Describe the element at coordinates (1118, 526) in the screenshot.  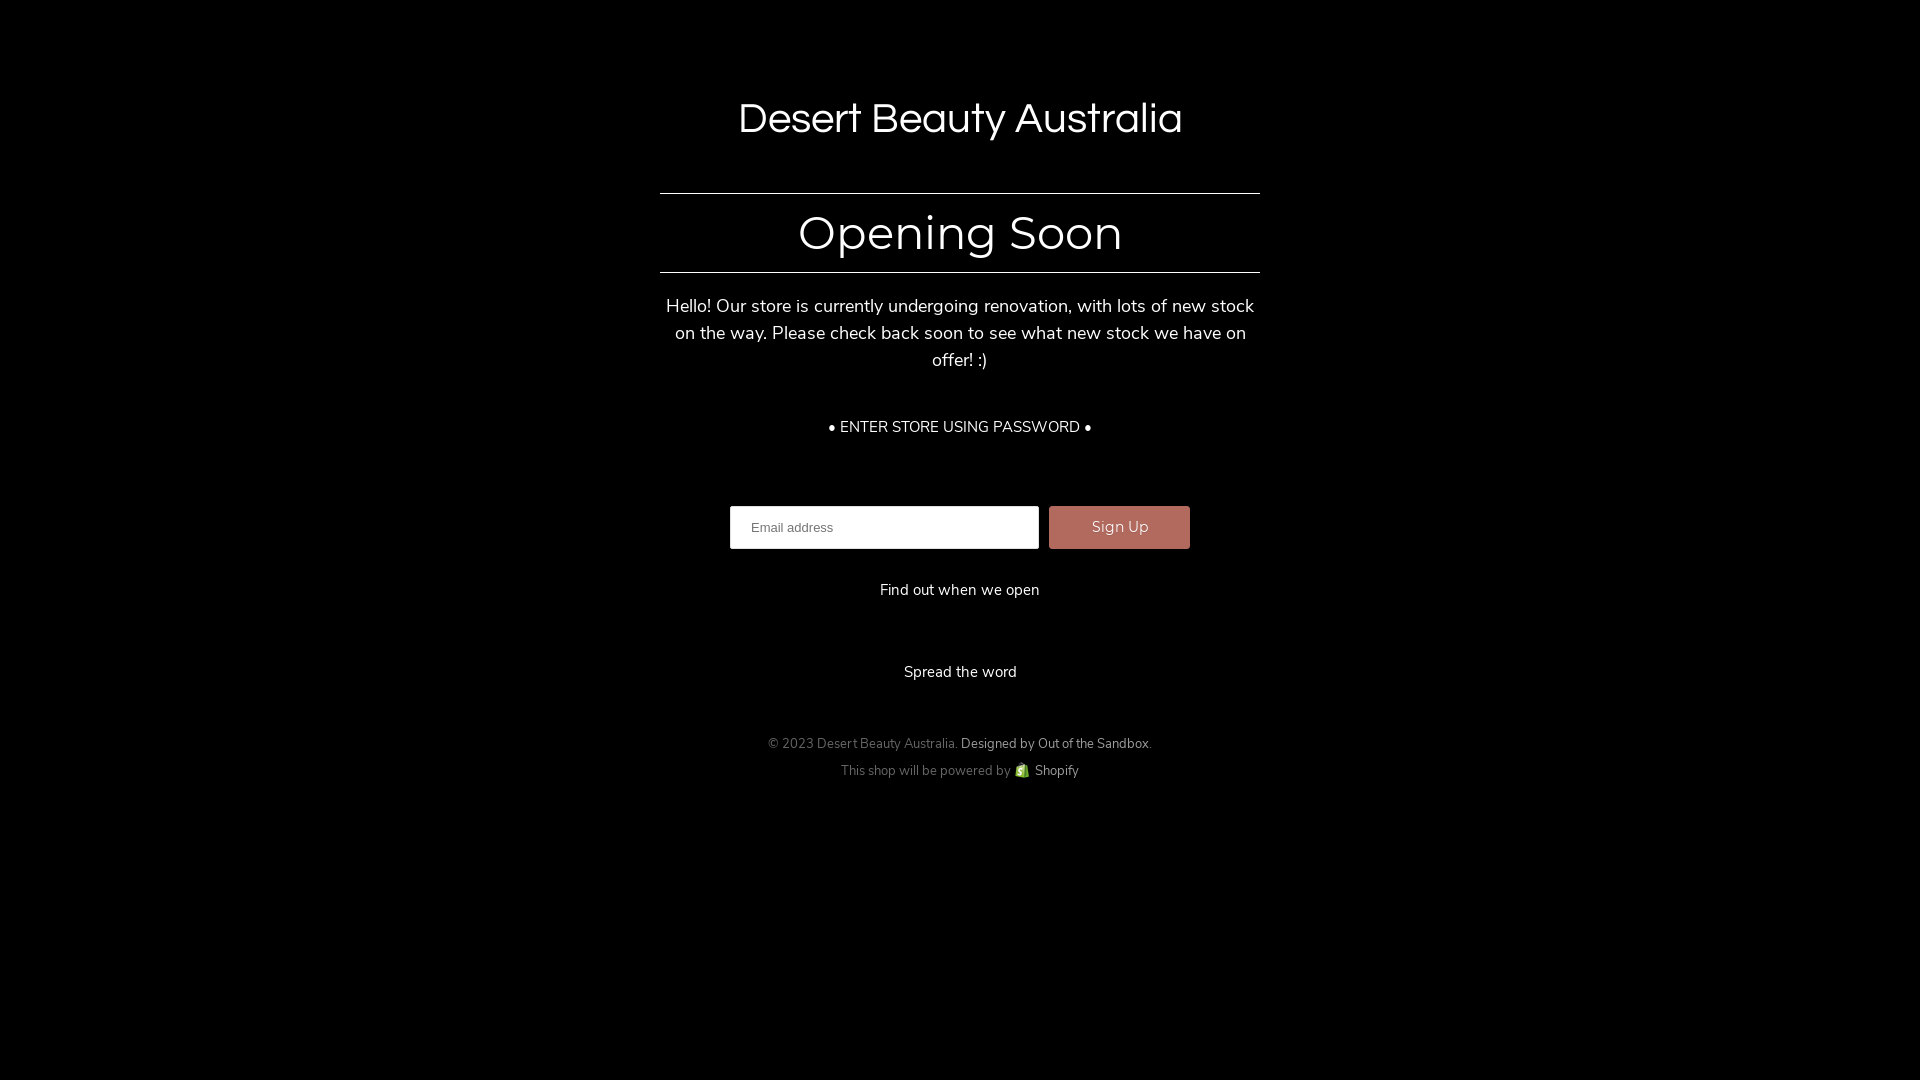
I see `'Sign Up'` at that location.